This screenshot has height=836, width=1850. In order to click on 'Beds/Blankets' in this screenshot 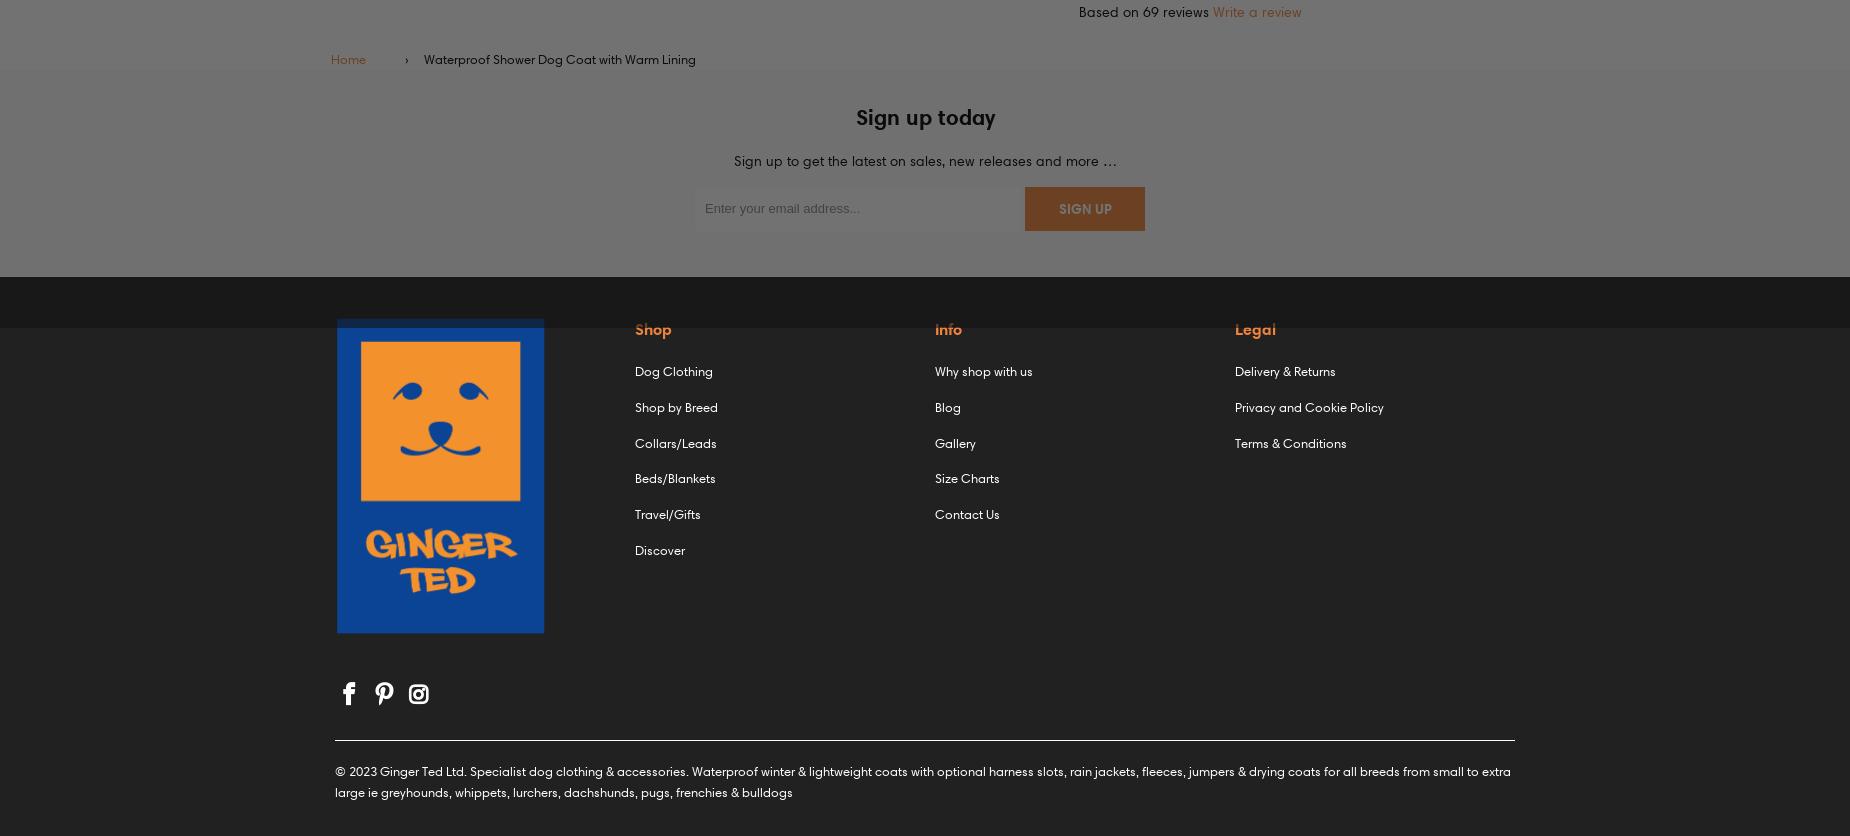, I will do `click(675, 478)`.